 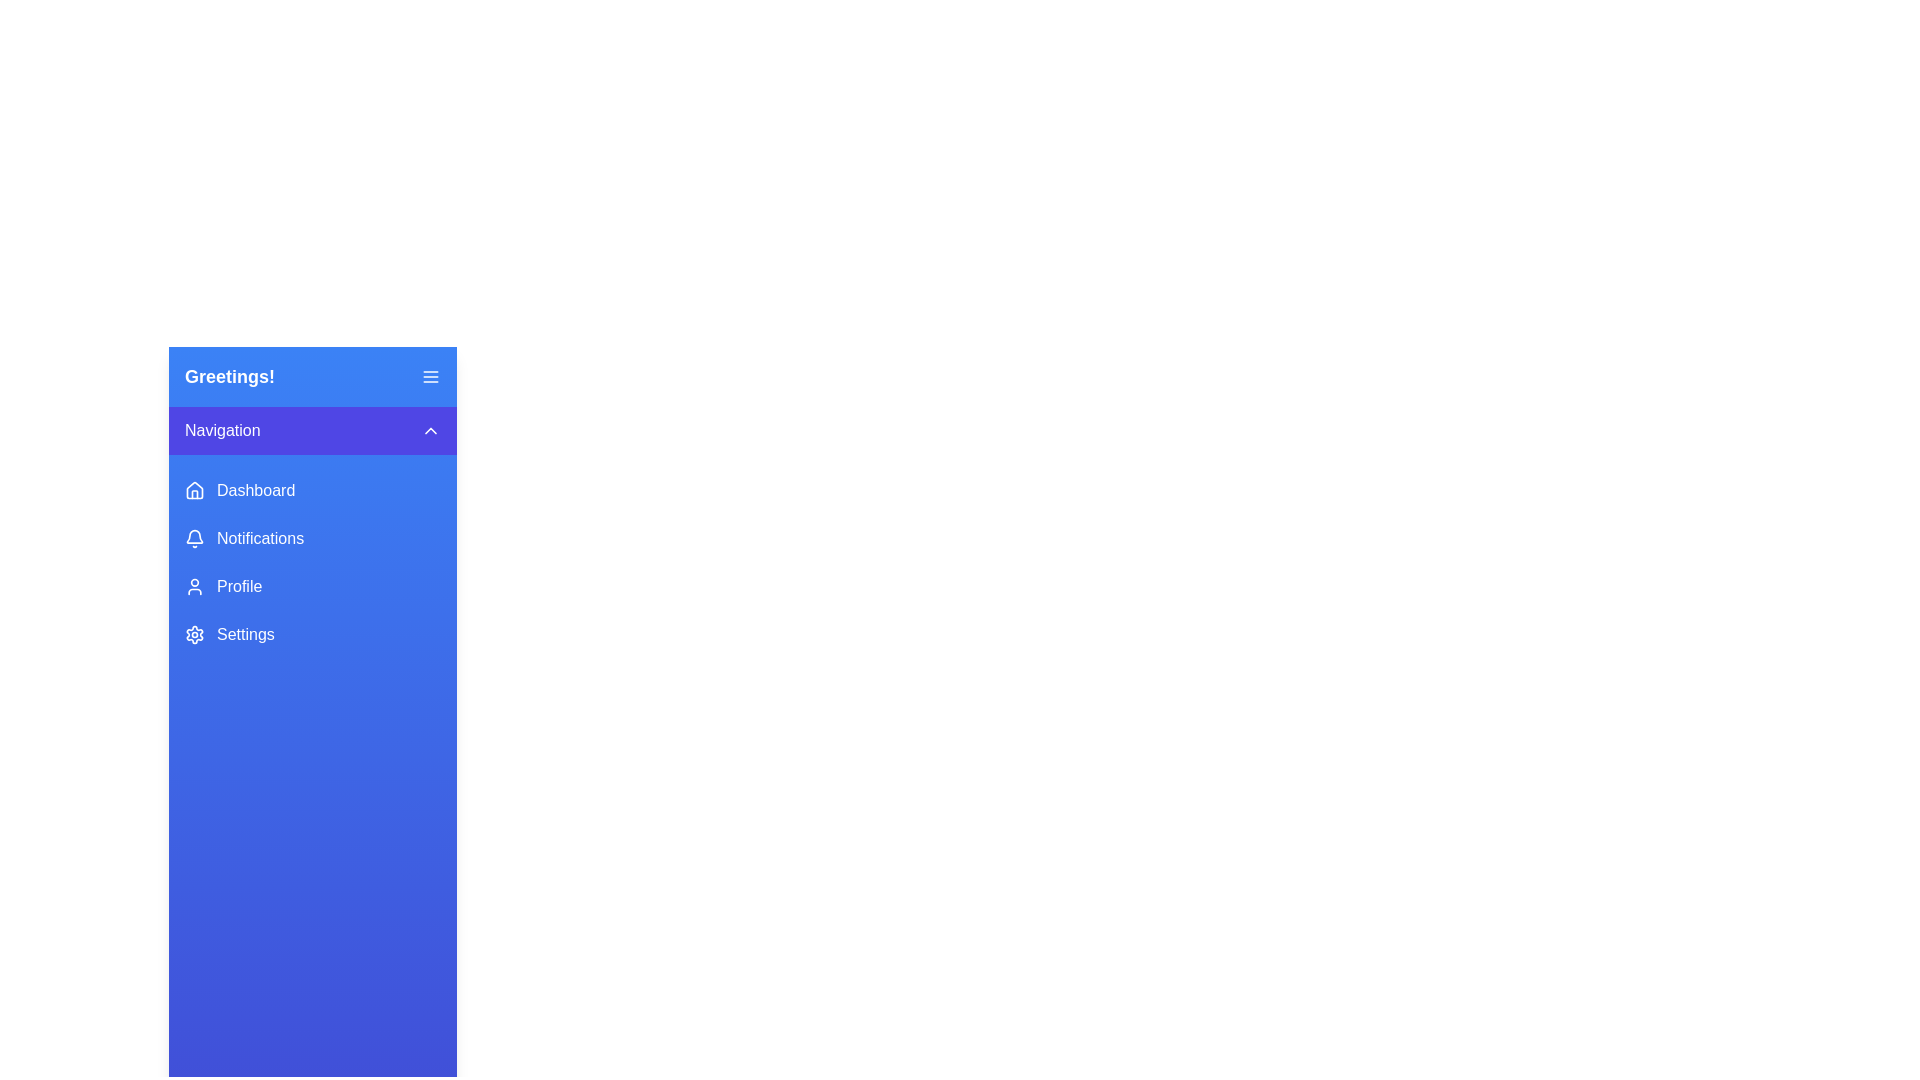 What do you see at coordinates (430, 430) in the screenshot?
I see `the upward navigation indicator icon, located on the right side of the purple 'Navigation' toolbar` at bounding box center [430, 430].